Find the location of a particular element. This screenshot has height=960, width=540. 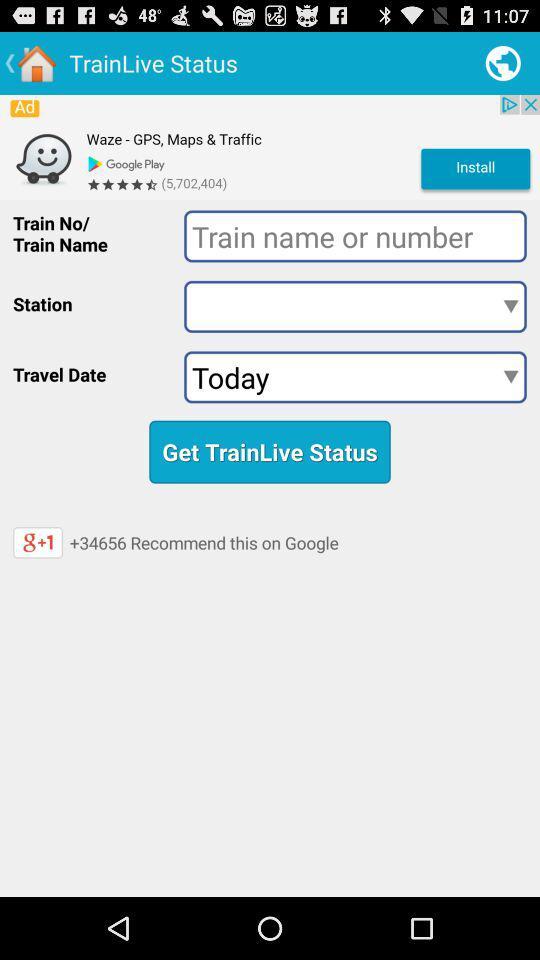

your train name or number is located at coordinates (354, 236).